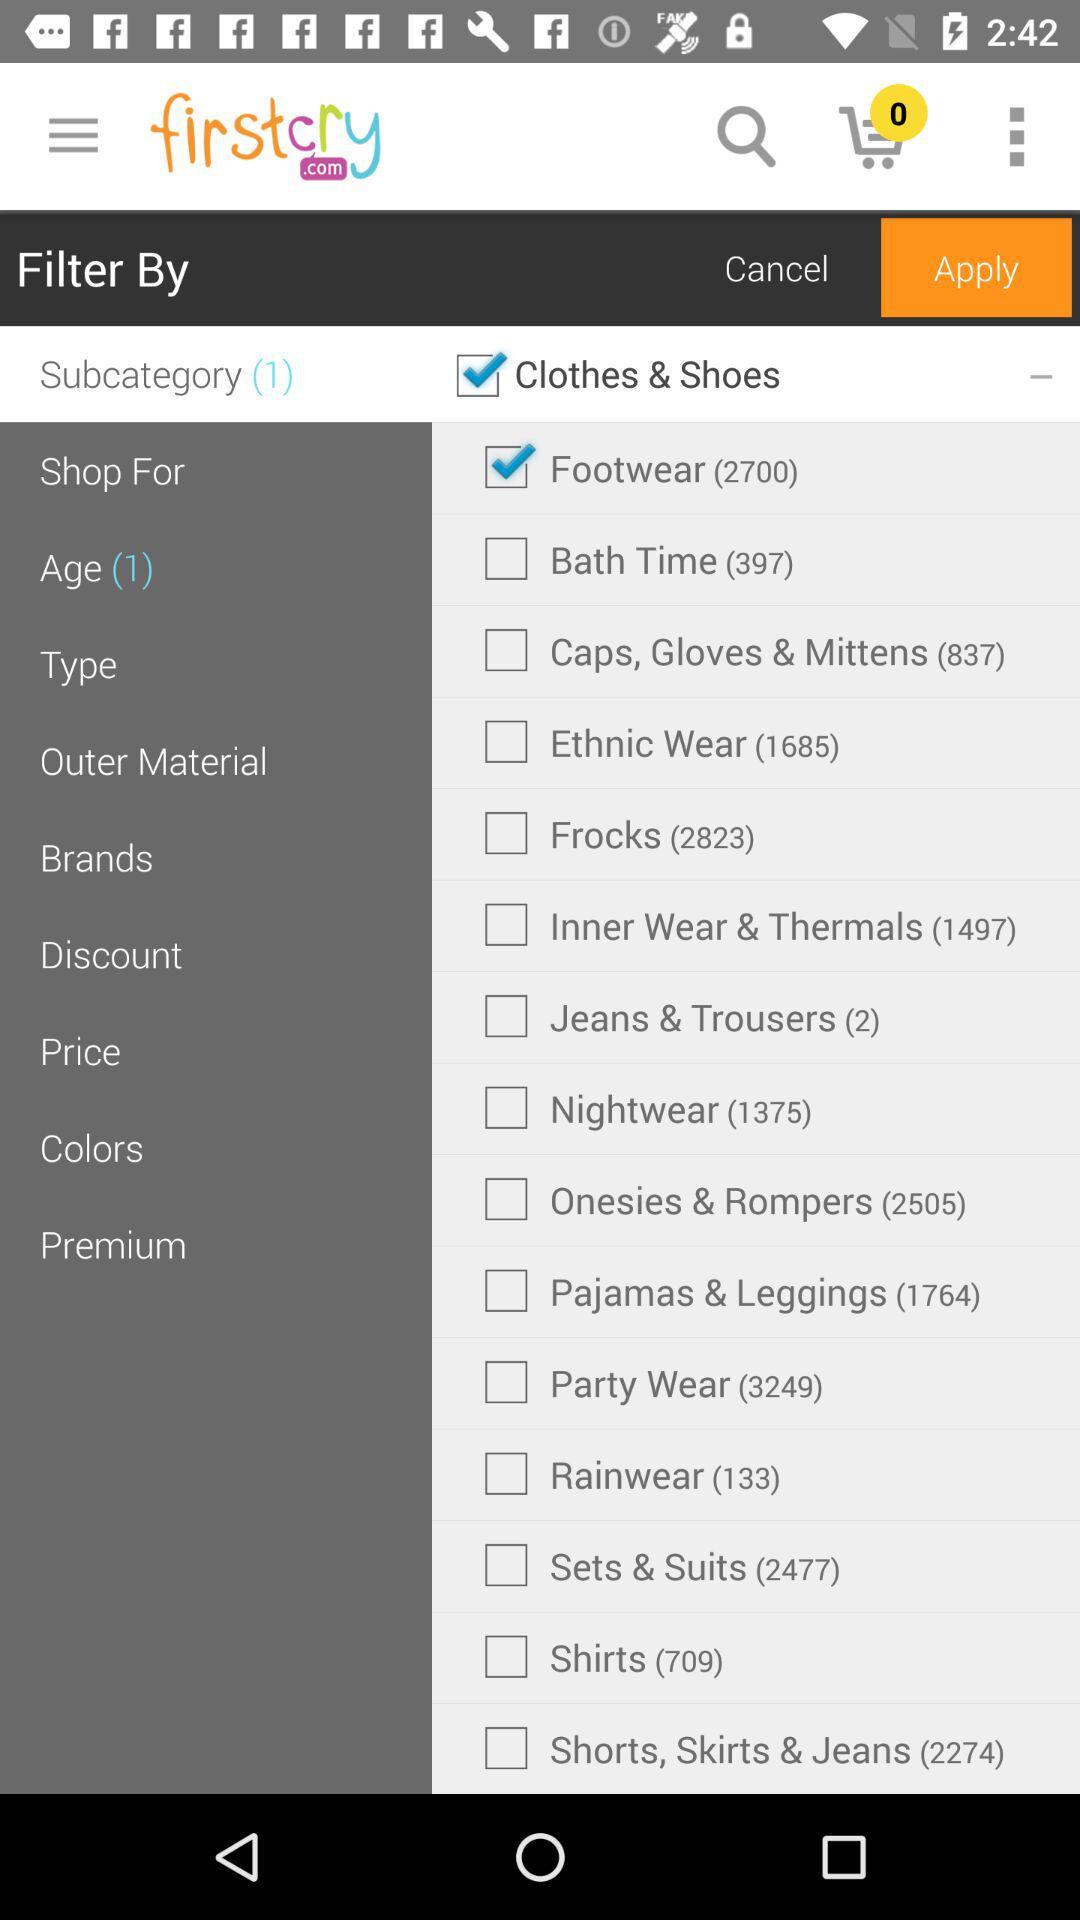 The image size is (1080, 1920). What do you see at coordinates (603, 1656) in the screenshot?
I see `the icon below sets & suits (2477) item` at bounding box center [603, 1656].